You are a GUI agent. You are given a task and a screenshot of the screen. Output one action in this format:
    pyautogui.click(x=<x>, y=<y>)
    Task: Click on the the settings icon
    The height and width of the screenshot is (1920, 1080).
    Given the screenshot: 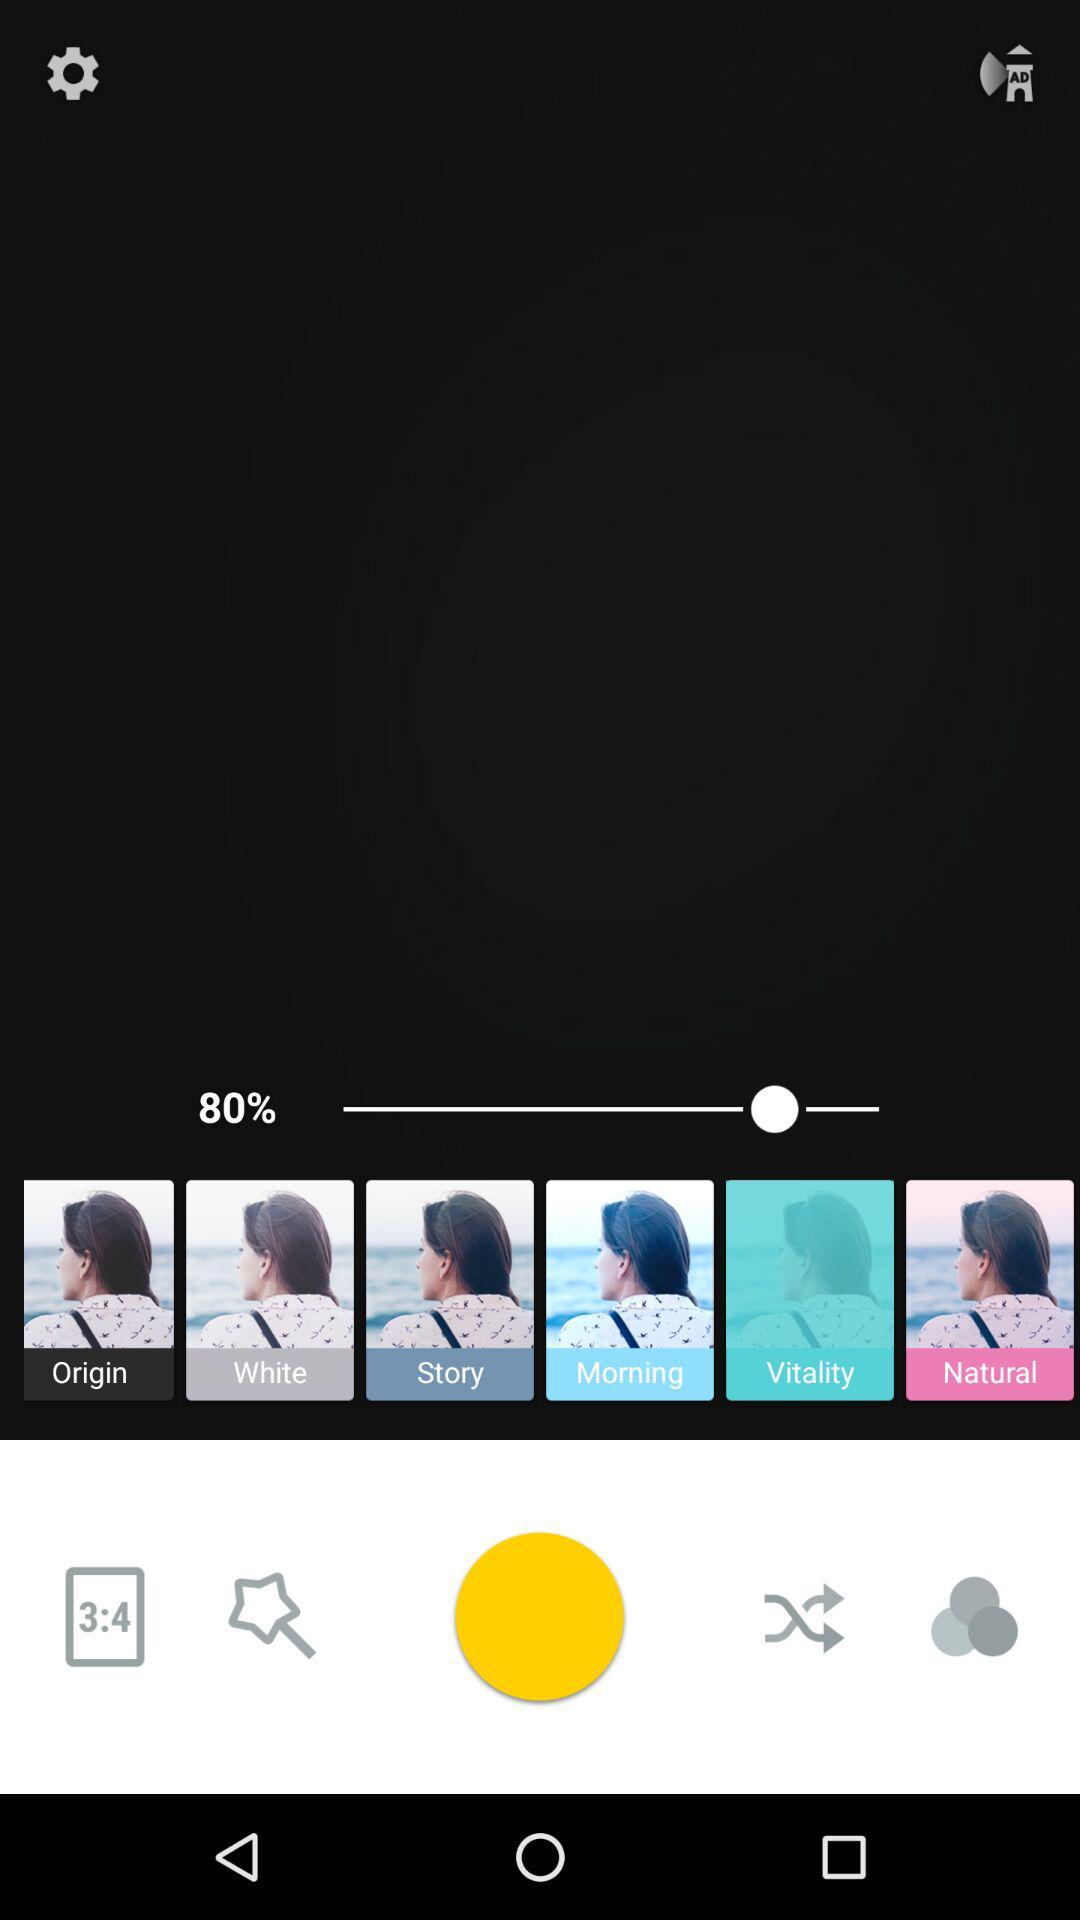 What is the action you would take?
    pyautogui.click(x=72, y=73)
    